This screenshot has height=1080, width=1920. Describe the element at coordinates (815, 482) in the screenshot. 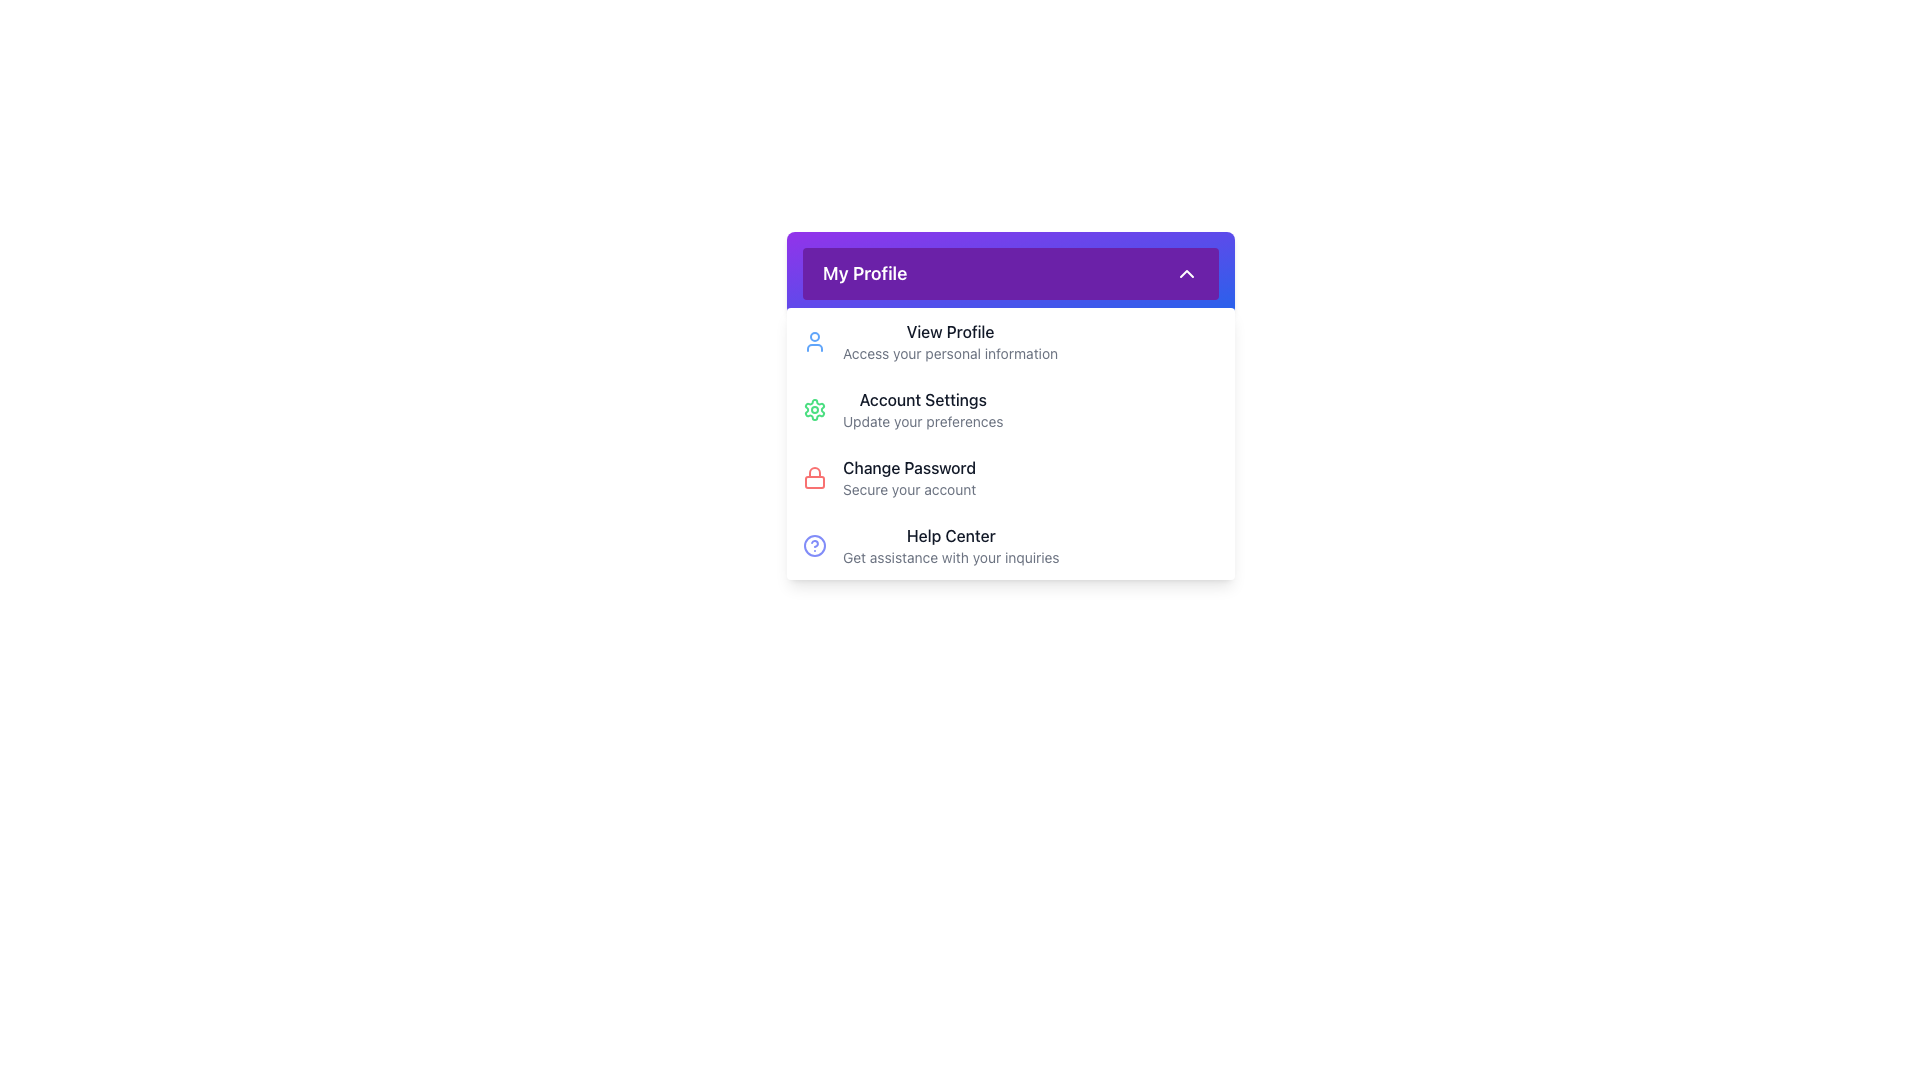

I see `the decorative component of the lock icon associated with the 'Change Password' text in the vertical menu under 'My Profile'` at that location.